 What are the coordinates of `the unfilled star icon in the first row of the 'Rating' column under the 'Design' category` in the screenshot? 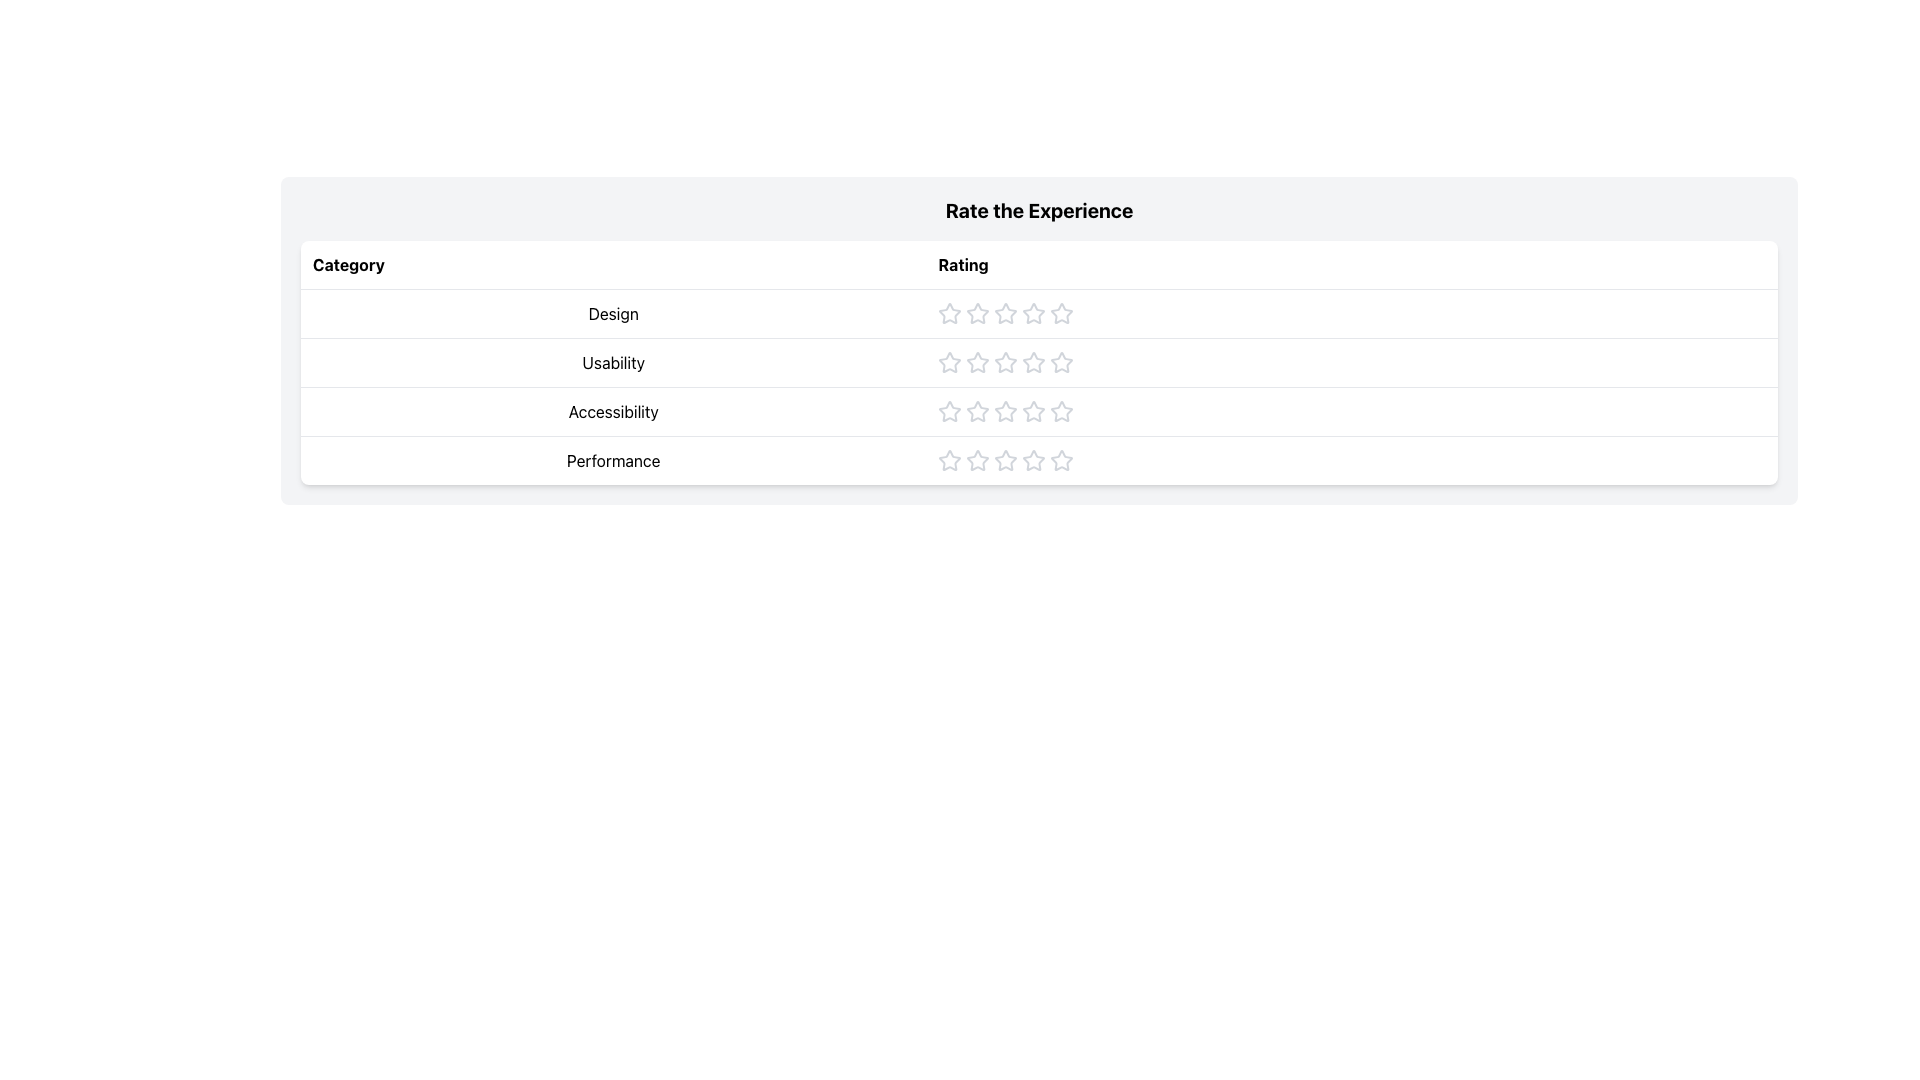 It's located at (949, 313).